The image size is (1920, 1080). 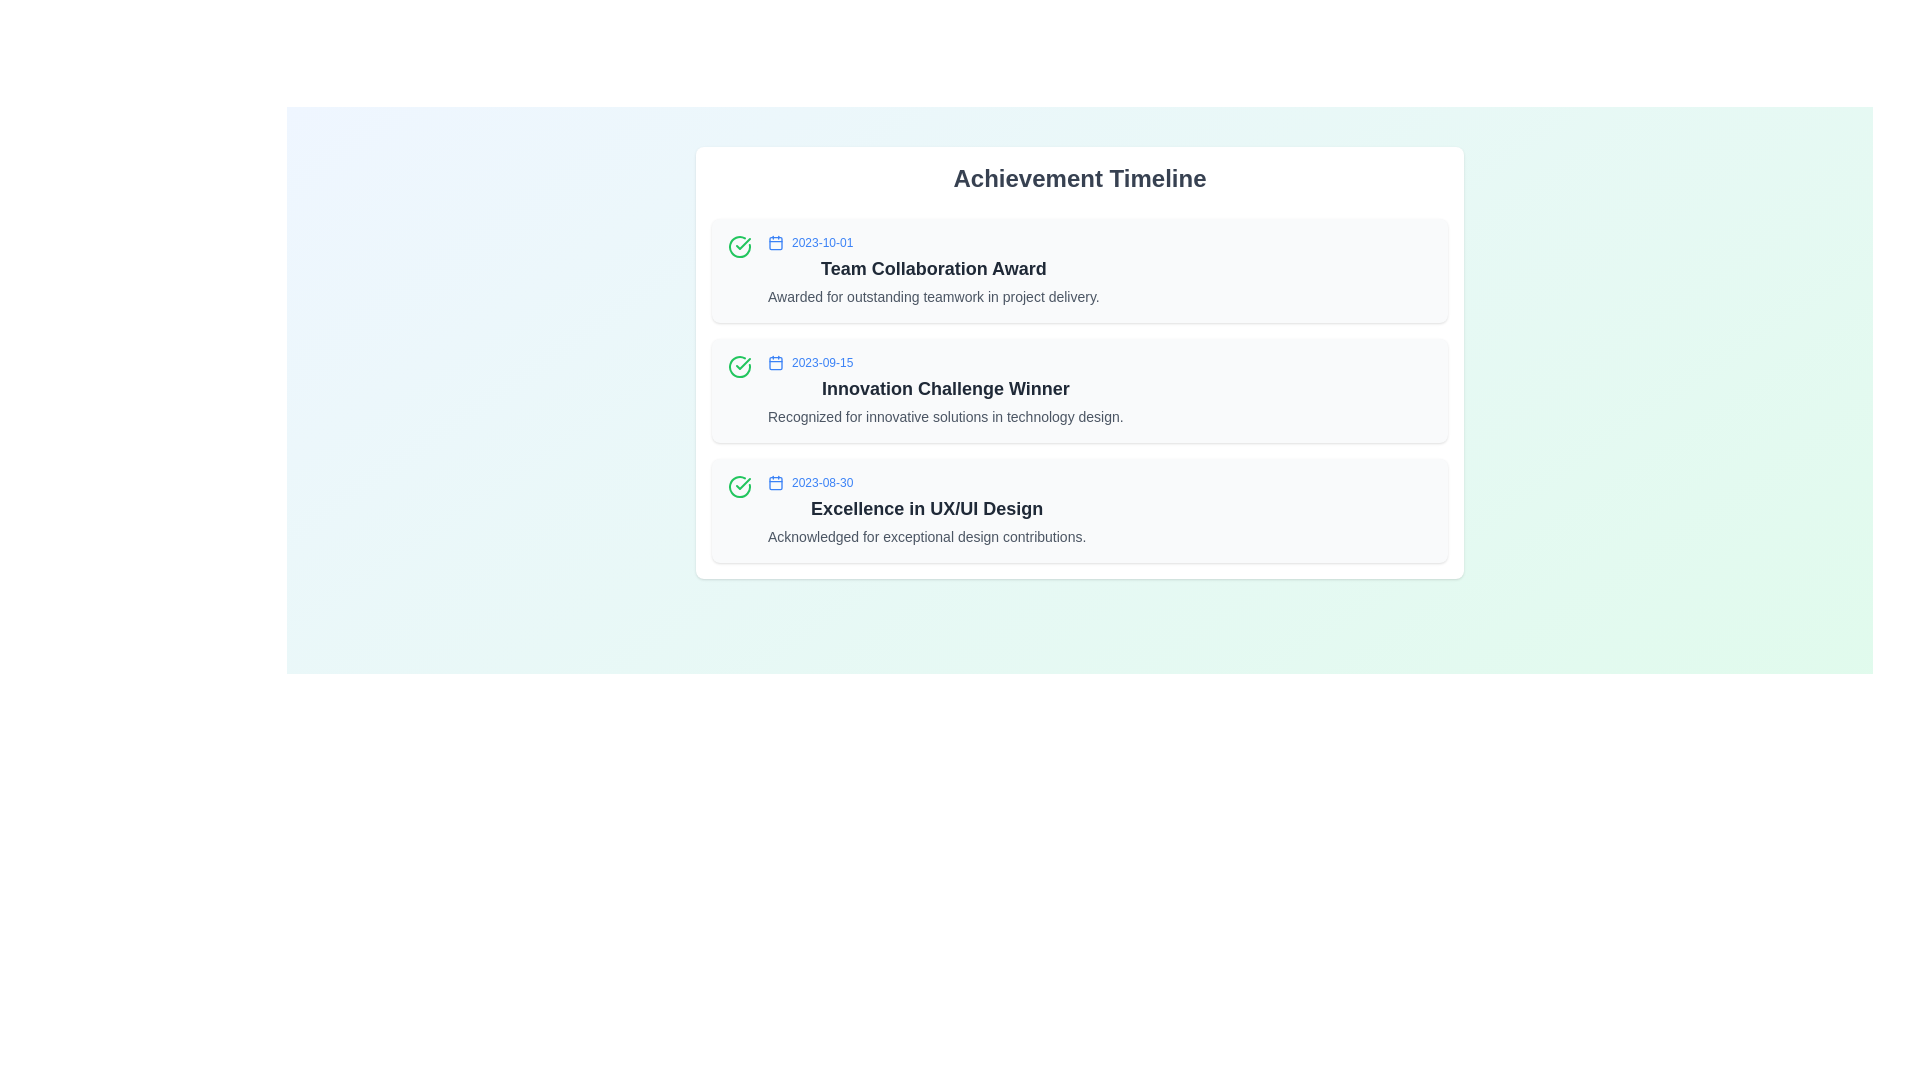 I want to click on information presented in the second entry of the achievement timeline, which details the 'Innovation Challenge Winner' award dated '2023-09-15', so click(x=944, y=390).